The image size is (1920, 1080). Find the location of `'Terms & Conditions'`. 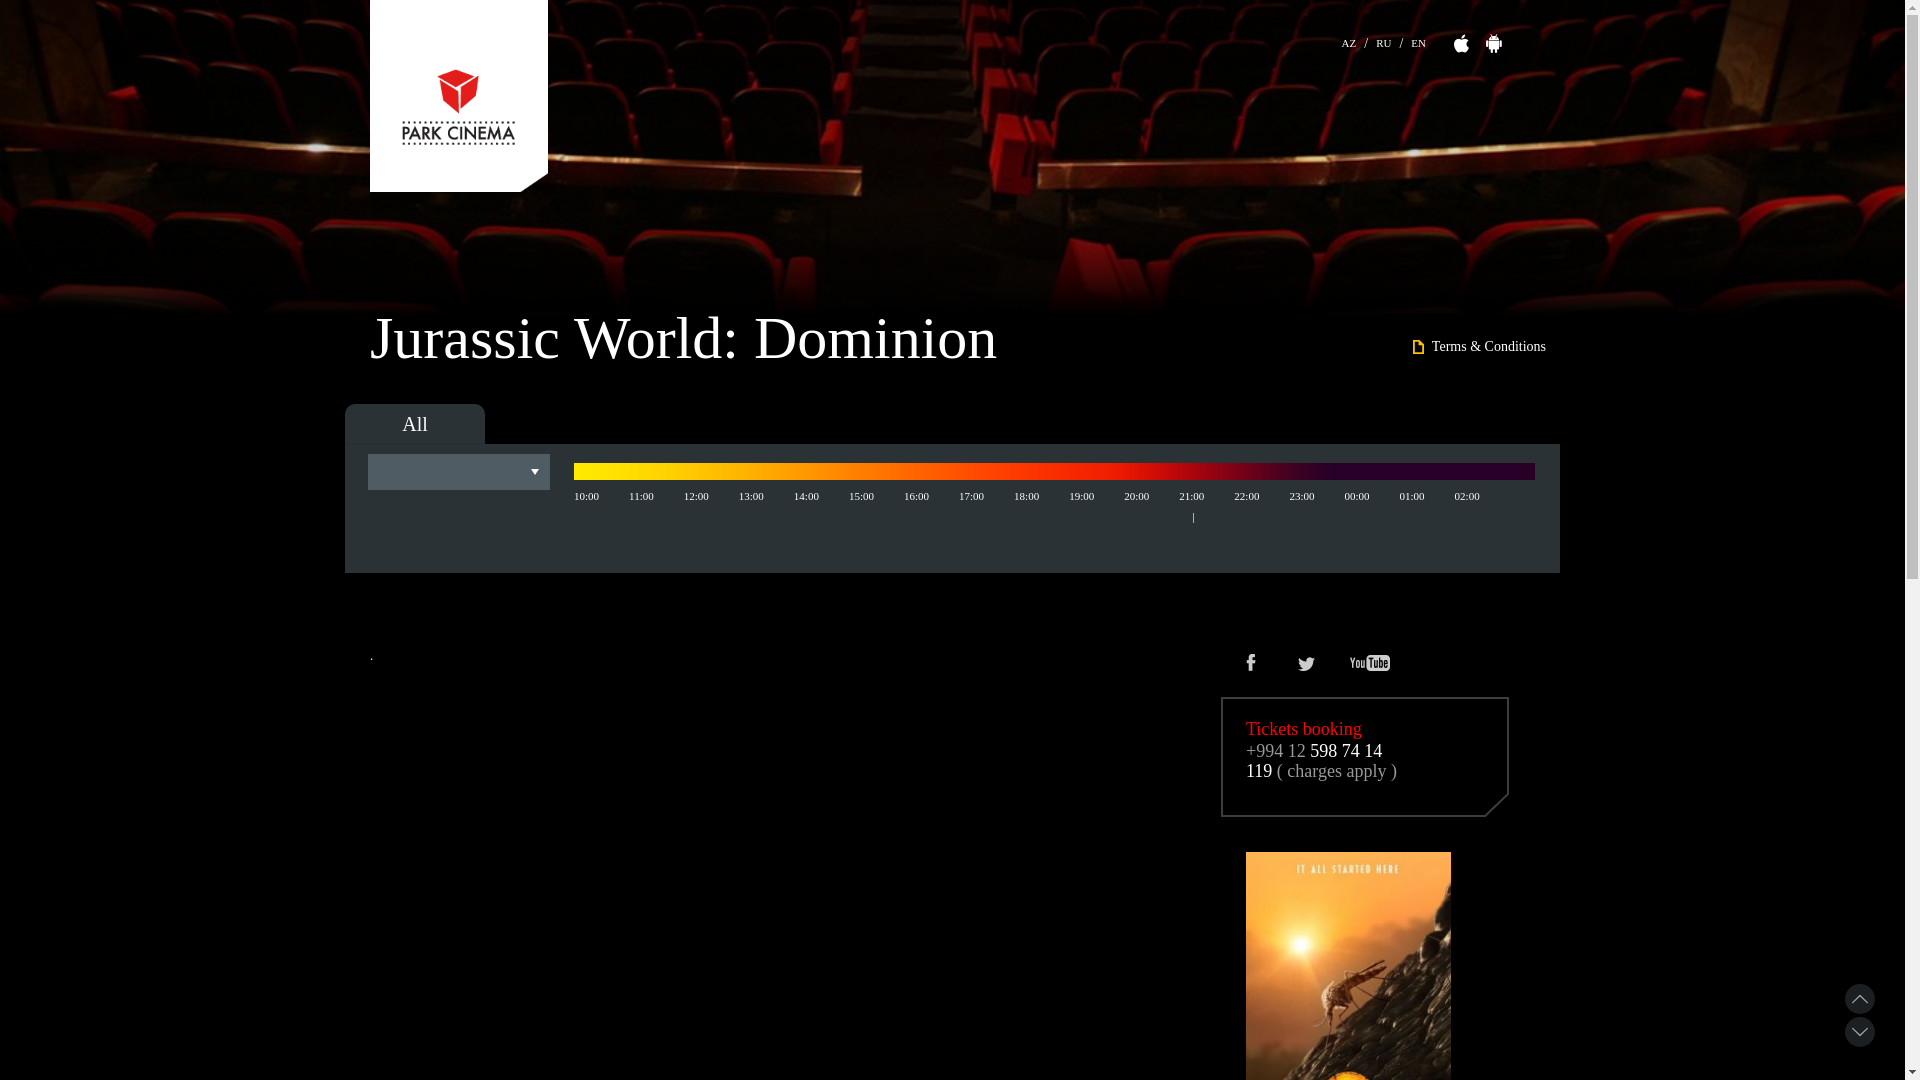

'Terms & Conditions' is located at coordinates (1479, 346).